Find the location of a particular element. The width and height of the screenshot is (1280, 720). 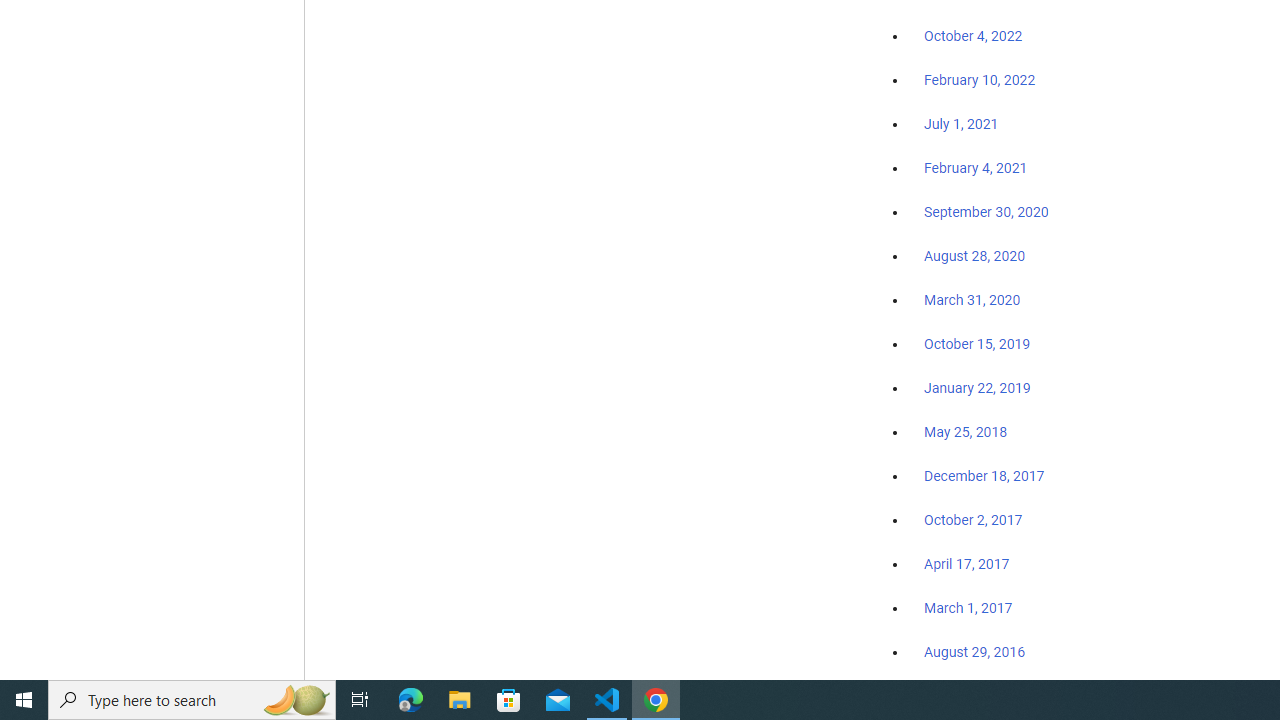

'January 22, 2019' is located at coordinates (977, 387).